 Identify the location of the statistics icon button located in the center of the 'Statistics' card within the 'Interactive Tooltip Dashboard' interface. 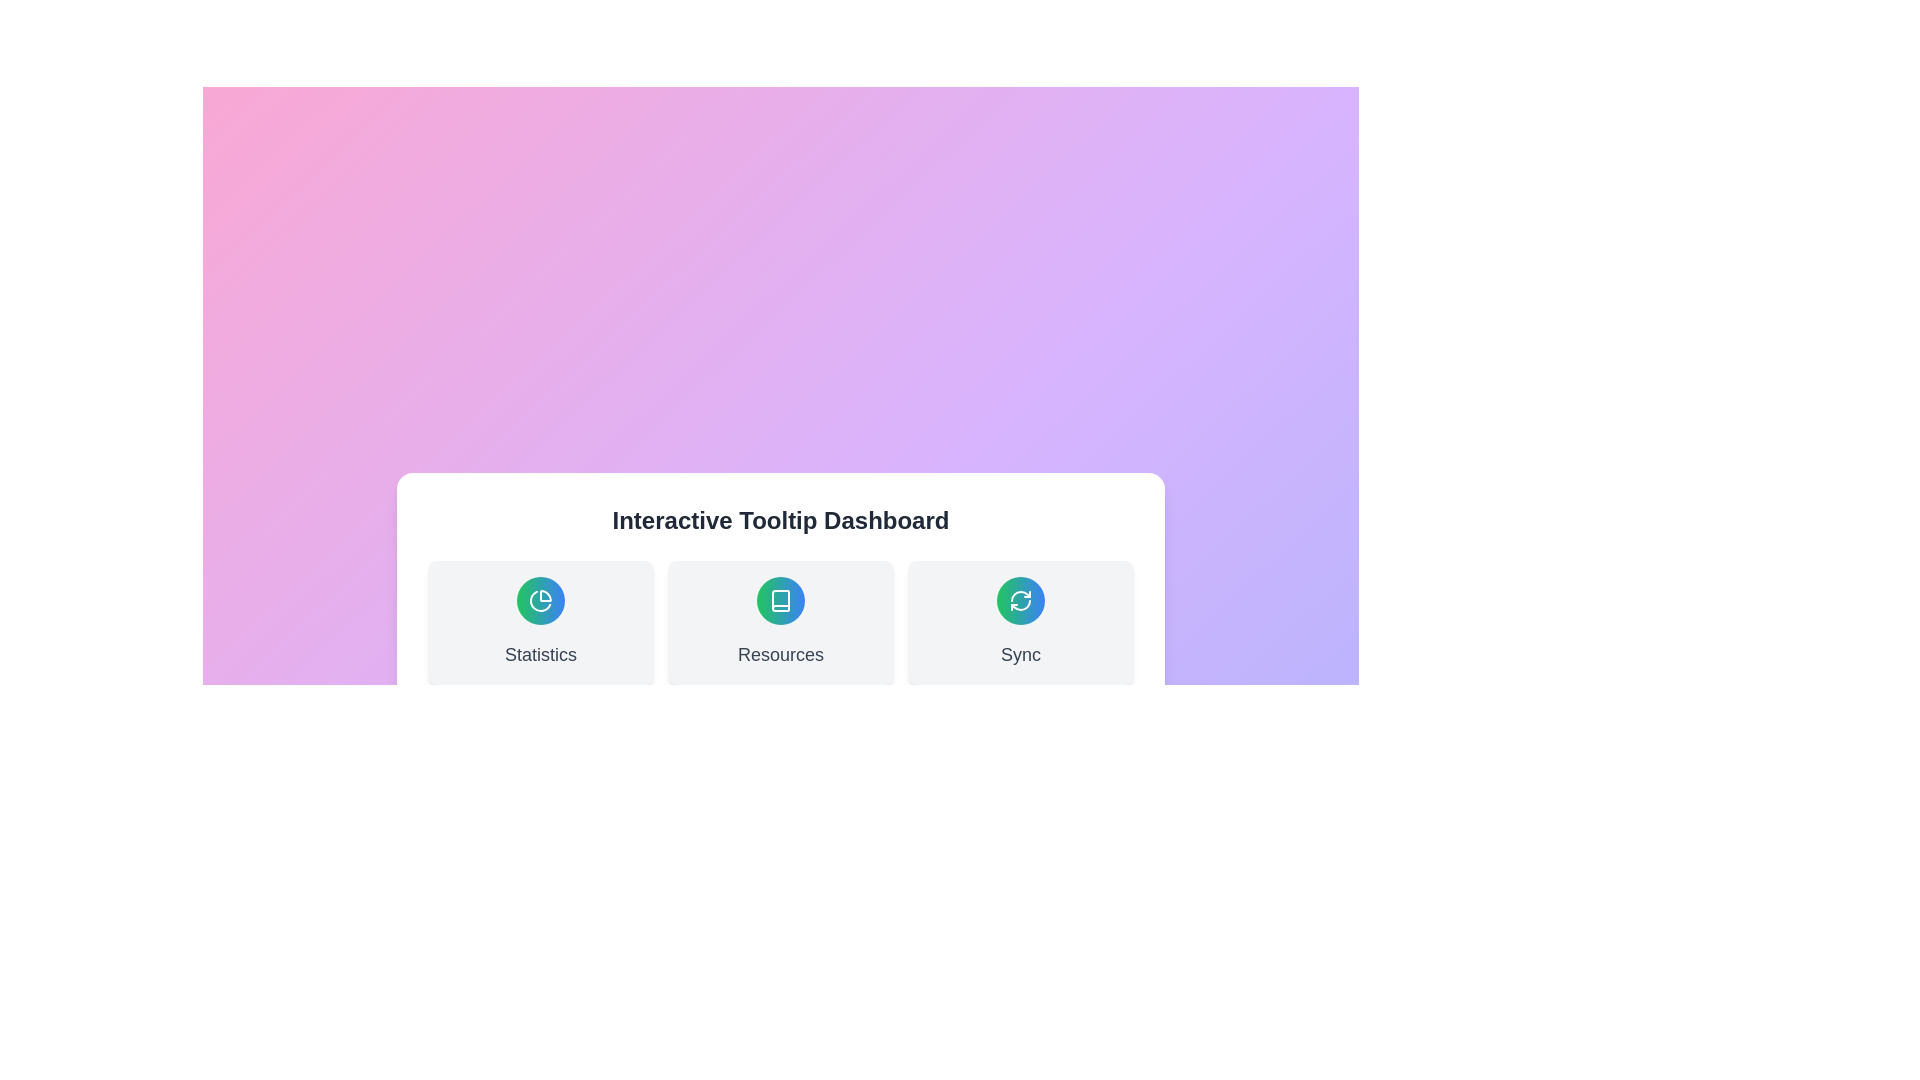
(541, 600).